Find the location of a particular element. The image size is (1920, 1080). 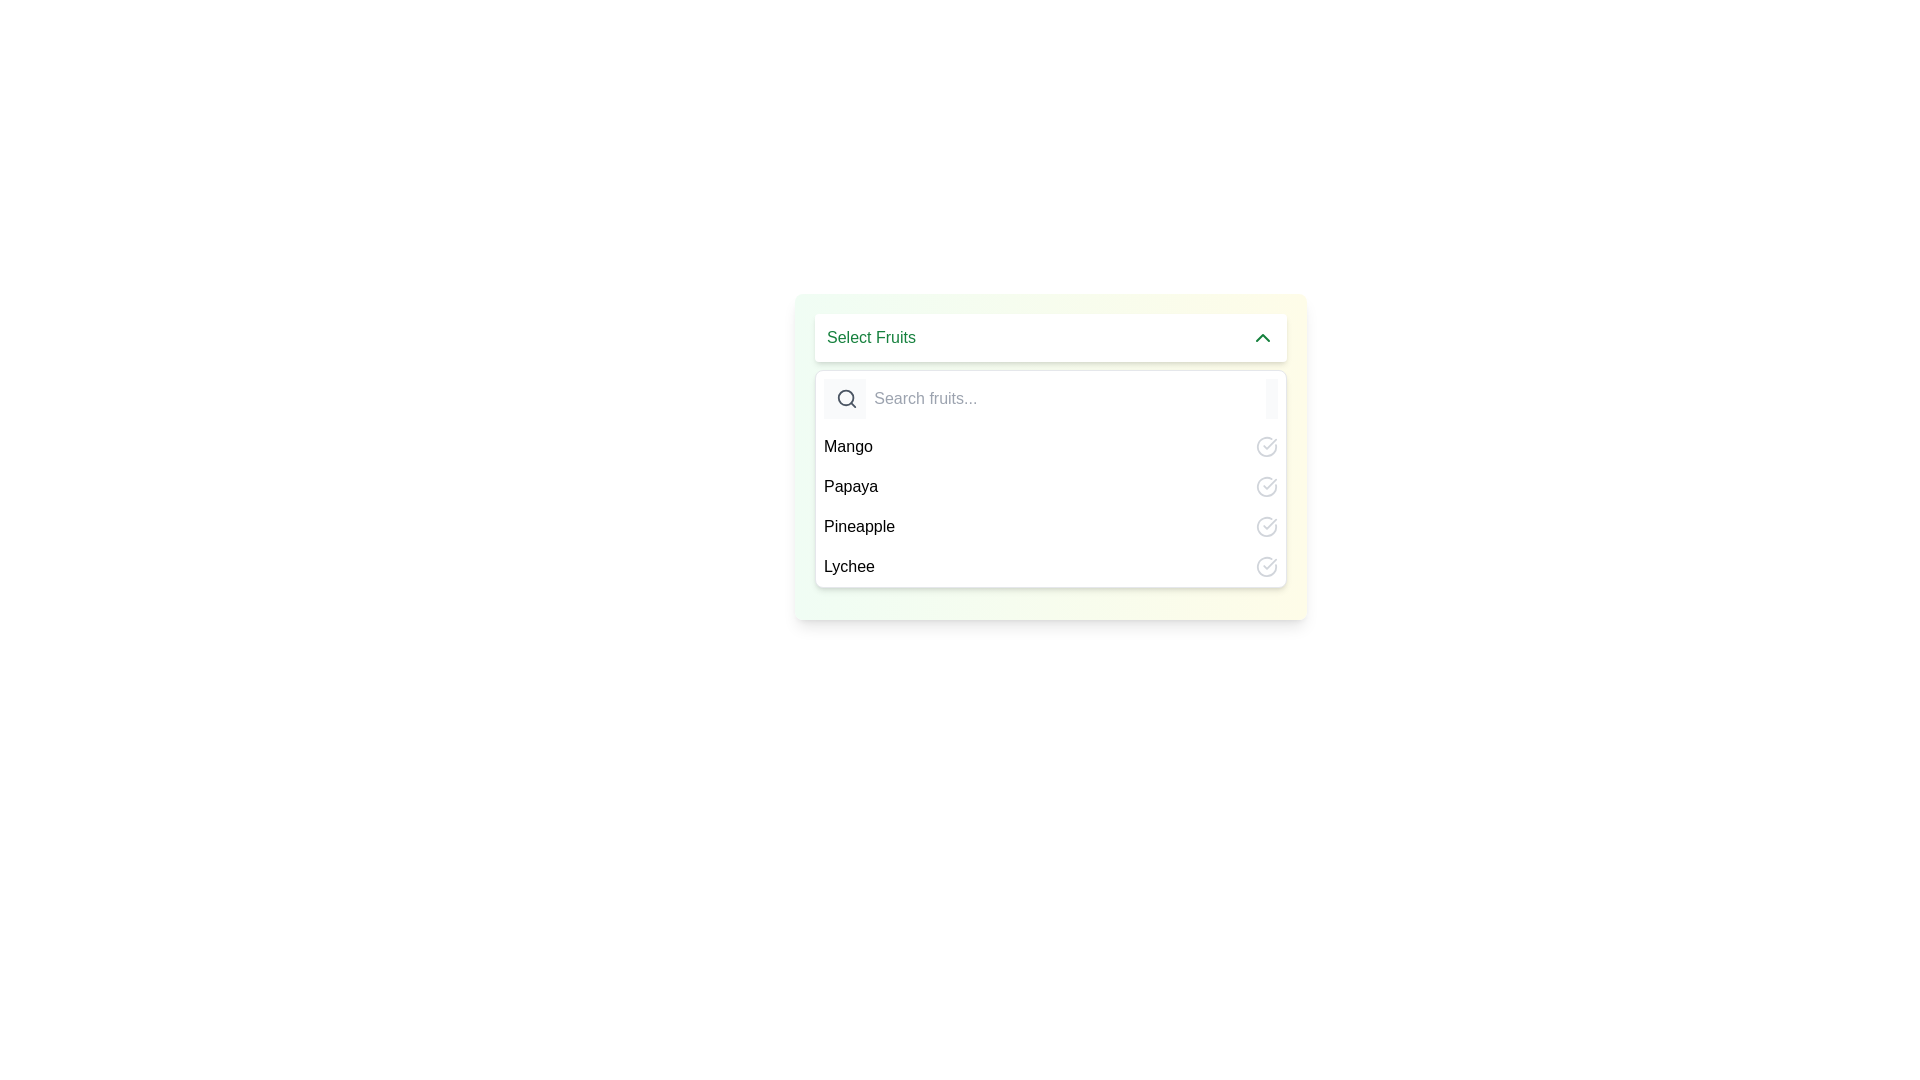

to select the 'Pineapple' item from the dropdown menu titled 'Select Fruits', which is the third item in the list is located at coordinates (1050, 526).